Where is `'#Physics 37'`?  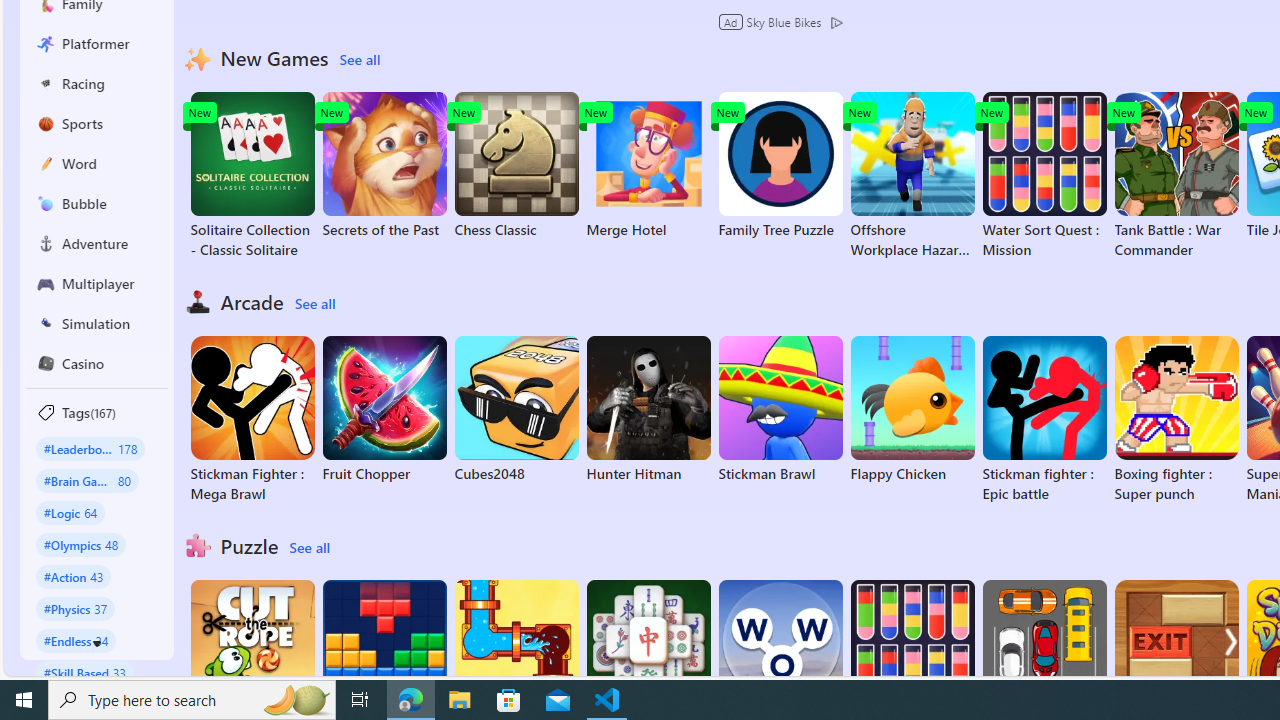
'#Physics 37' is located at coordinates (76, 607).